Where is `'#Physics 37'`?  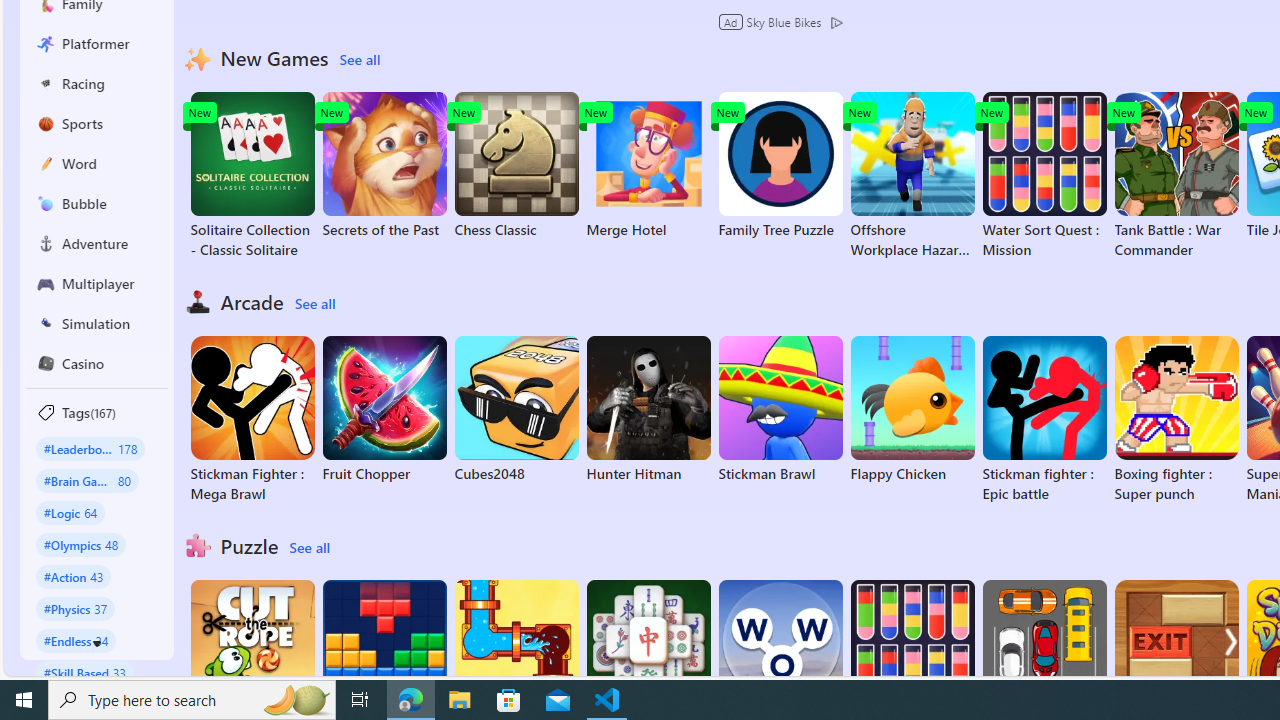
'#Physics 37' is located at coordinates (76, 607).